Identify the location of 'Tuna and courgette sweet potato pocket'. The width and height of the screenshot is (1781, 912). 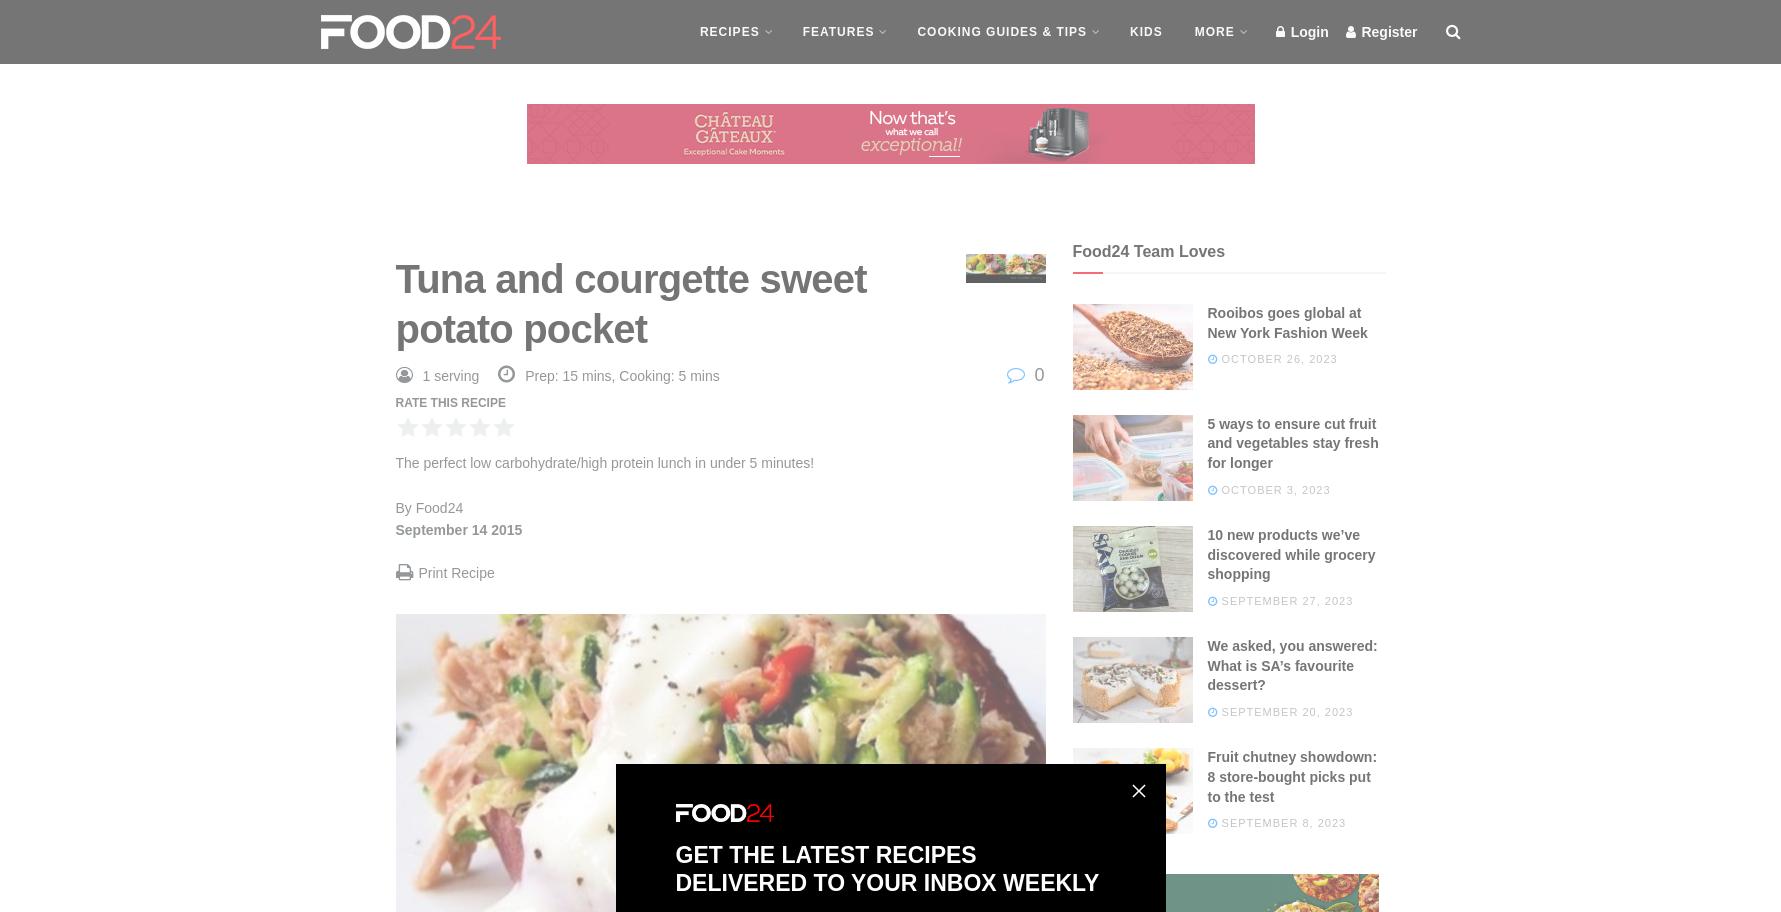
(629, 302).